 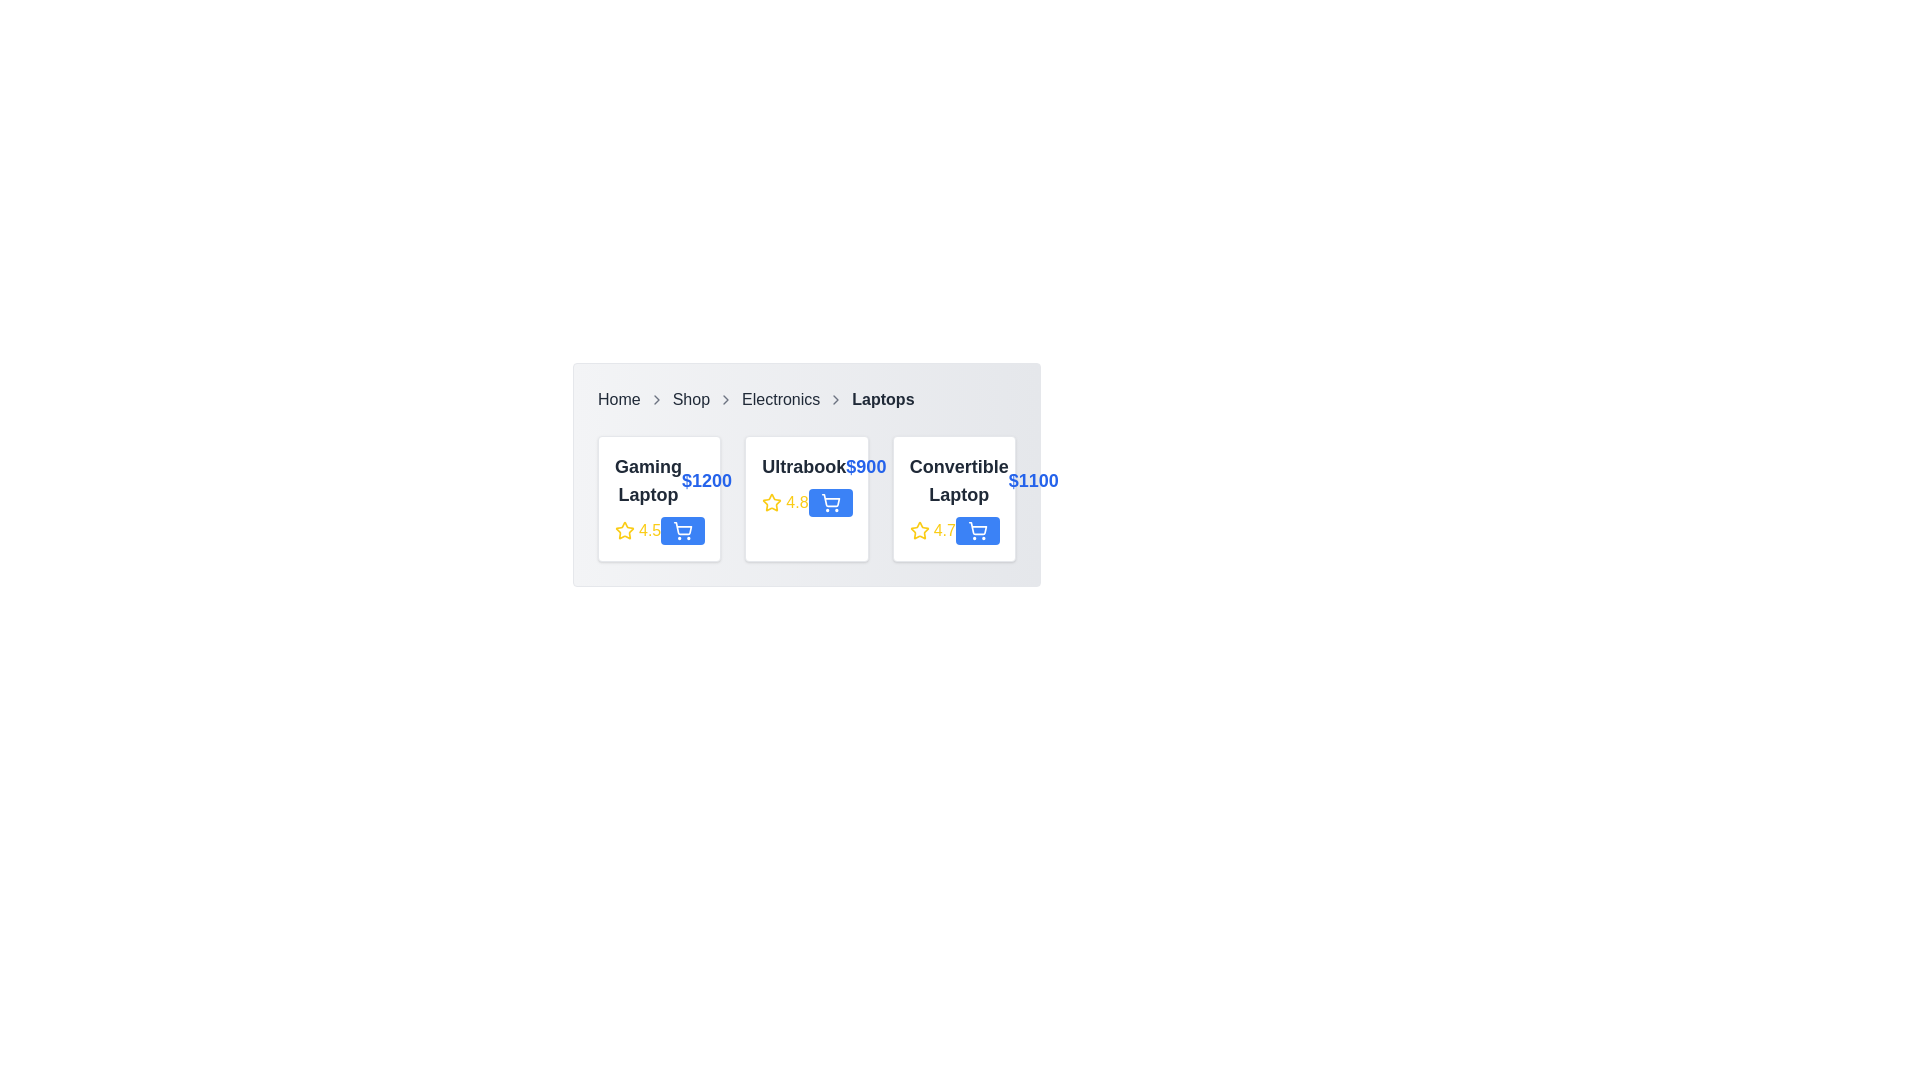 I want to click on the price text label of the 'Gaming Laptop', so click(x=707, y=481).